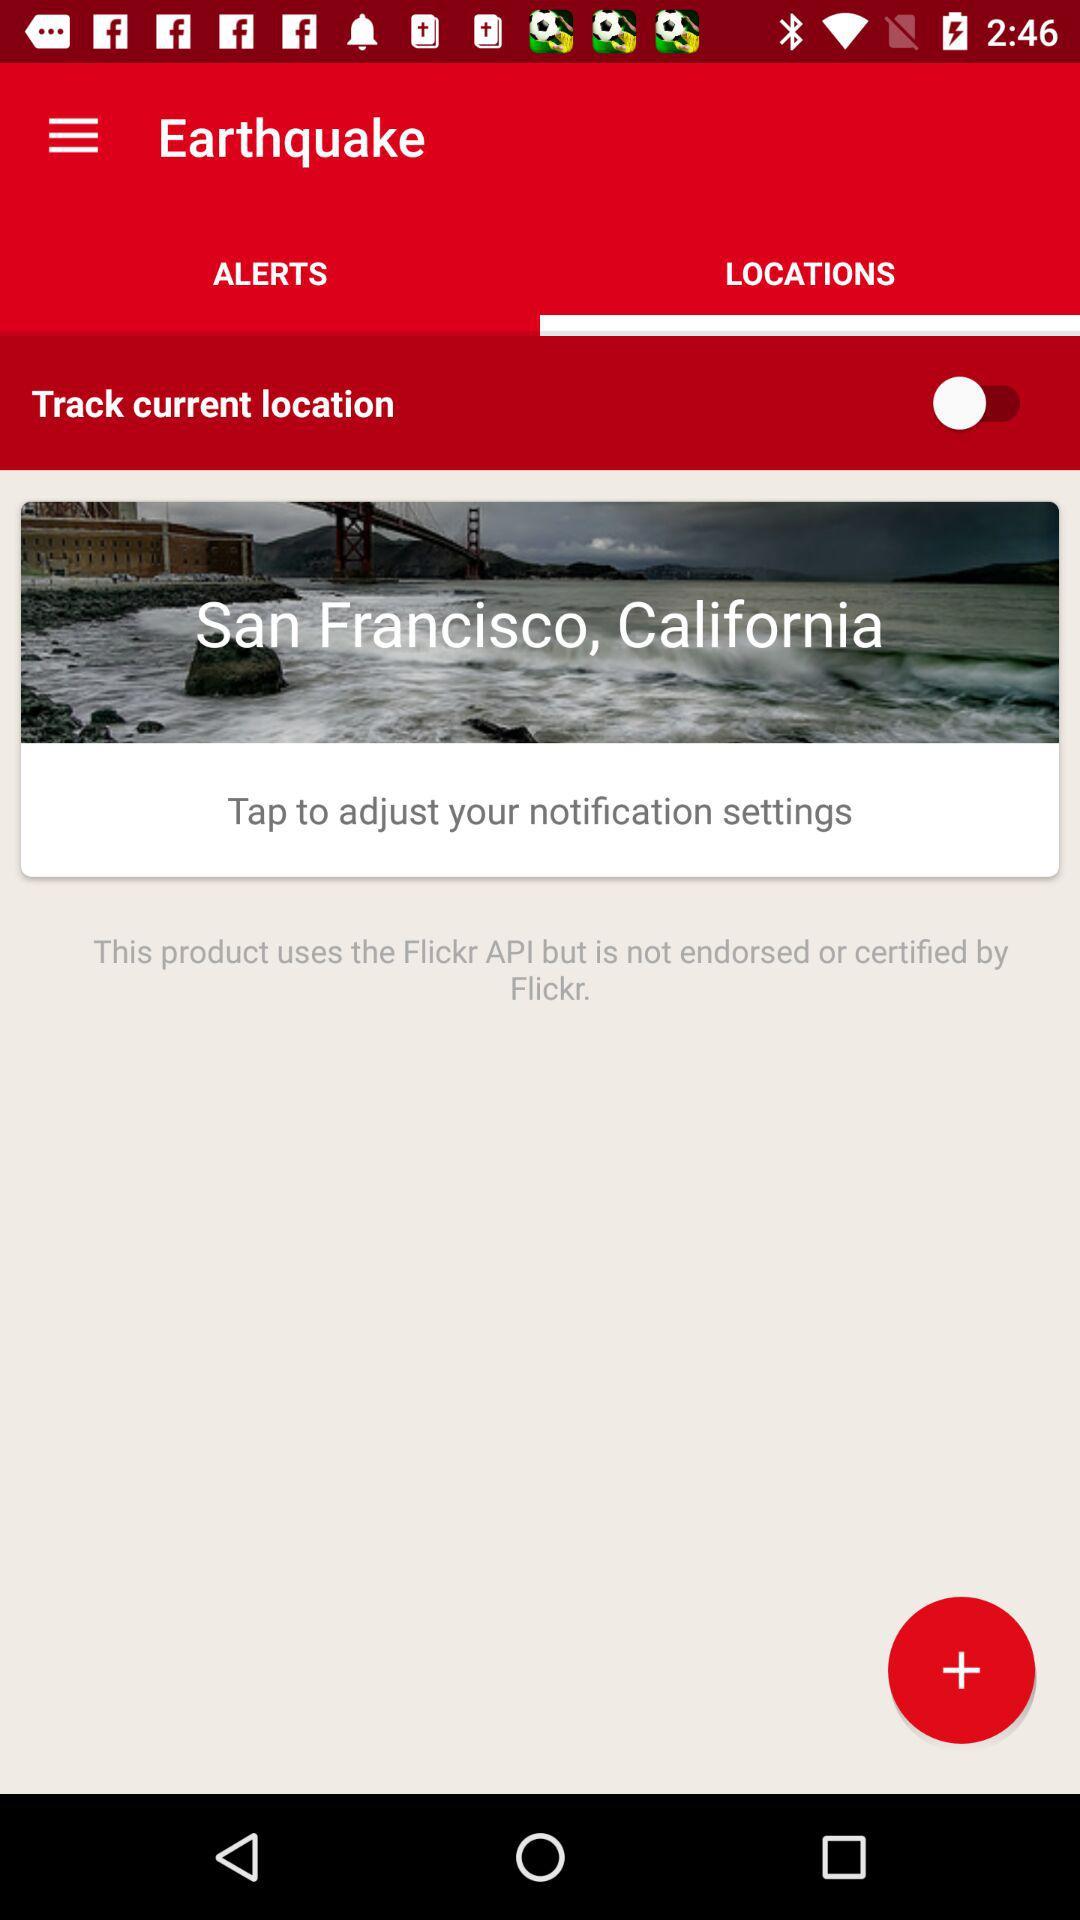 The image size is (1080, 1920). I want to click on the item above alerts app, so click(72, 135).